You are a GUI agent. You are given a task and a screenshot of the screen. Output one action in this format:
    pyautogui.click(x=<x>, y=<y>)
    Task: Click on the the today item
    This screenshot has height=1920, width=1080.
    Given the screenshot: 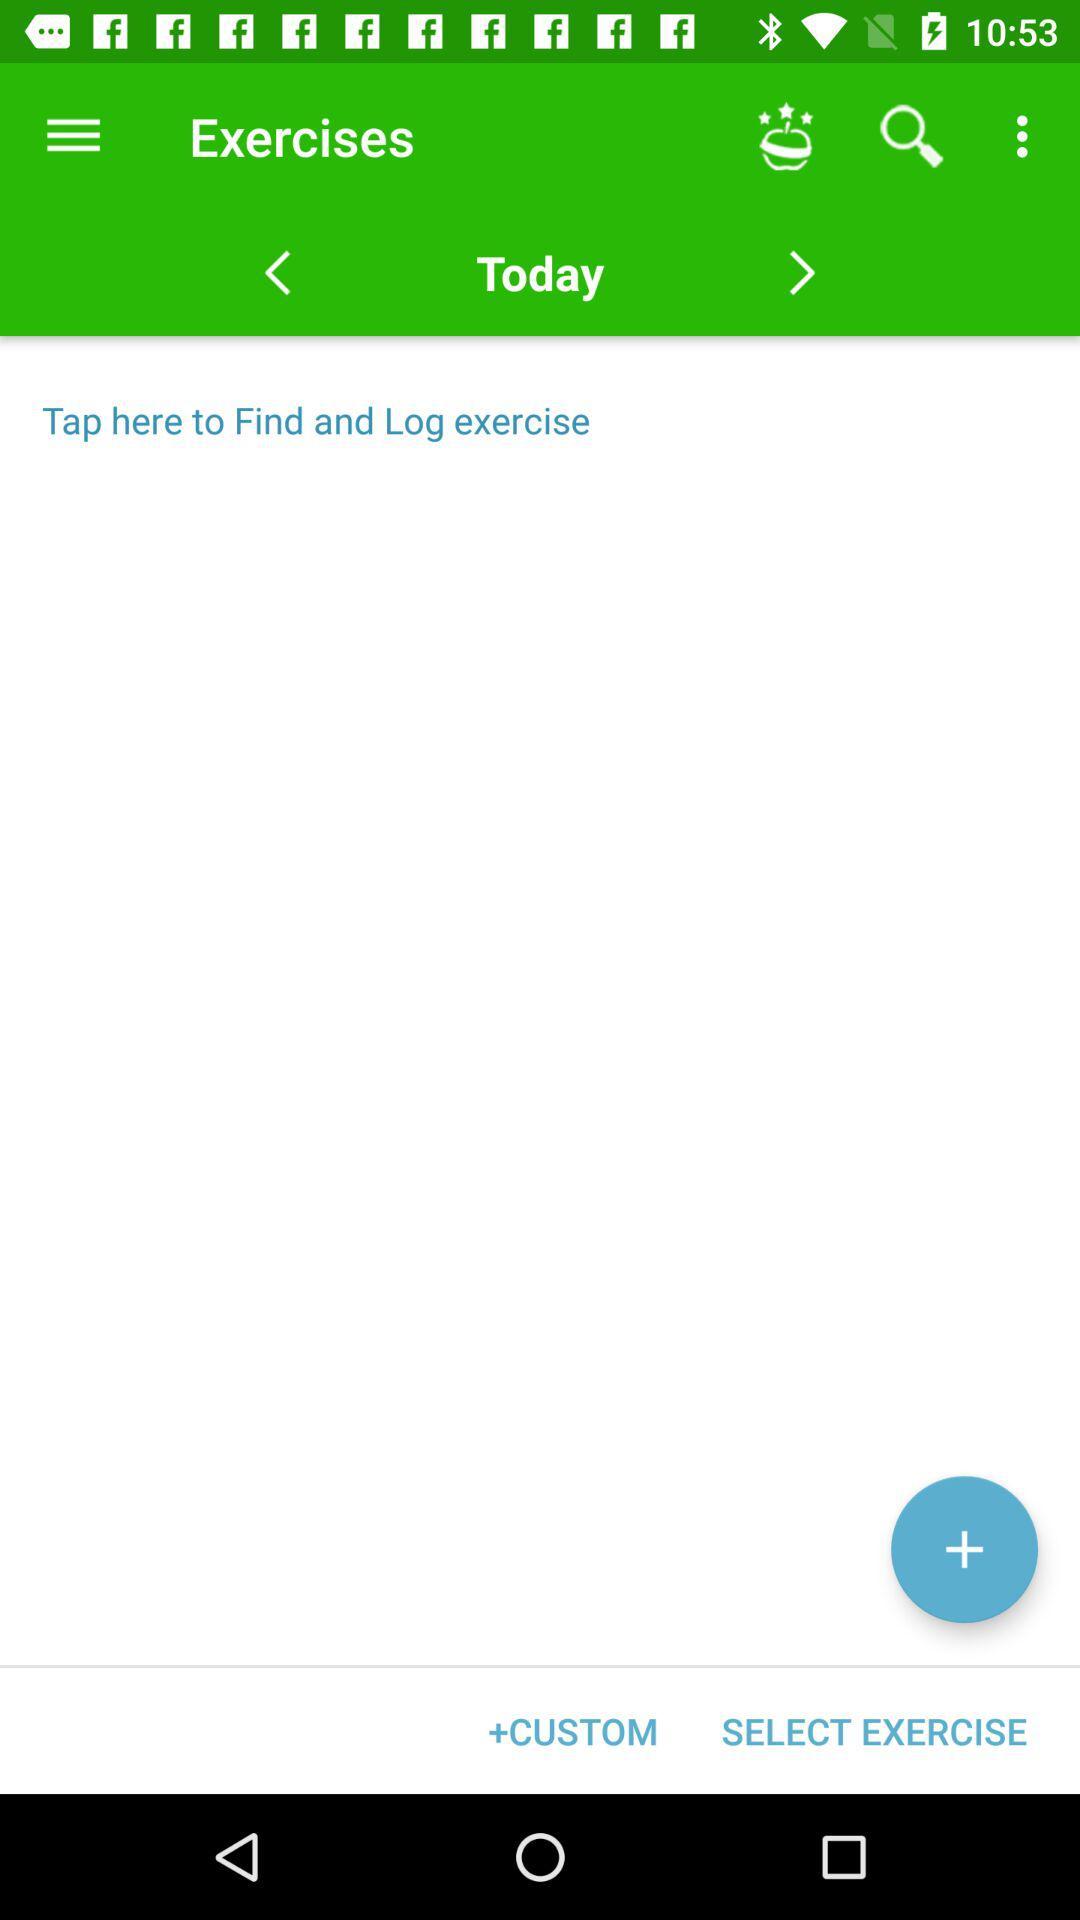 What is the action you would take?
    pyautogui.click(x=540, y=272)
    